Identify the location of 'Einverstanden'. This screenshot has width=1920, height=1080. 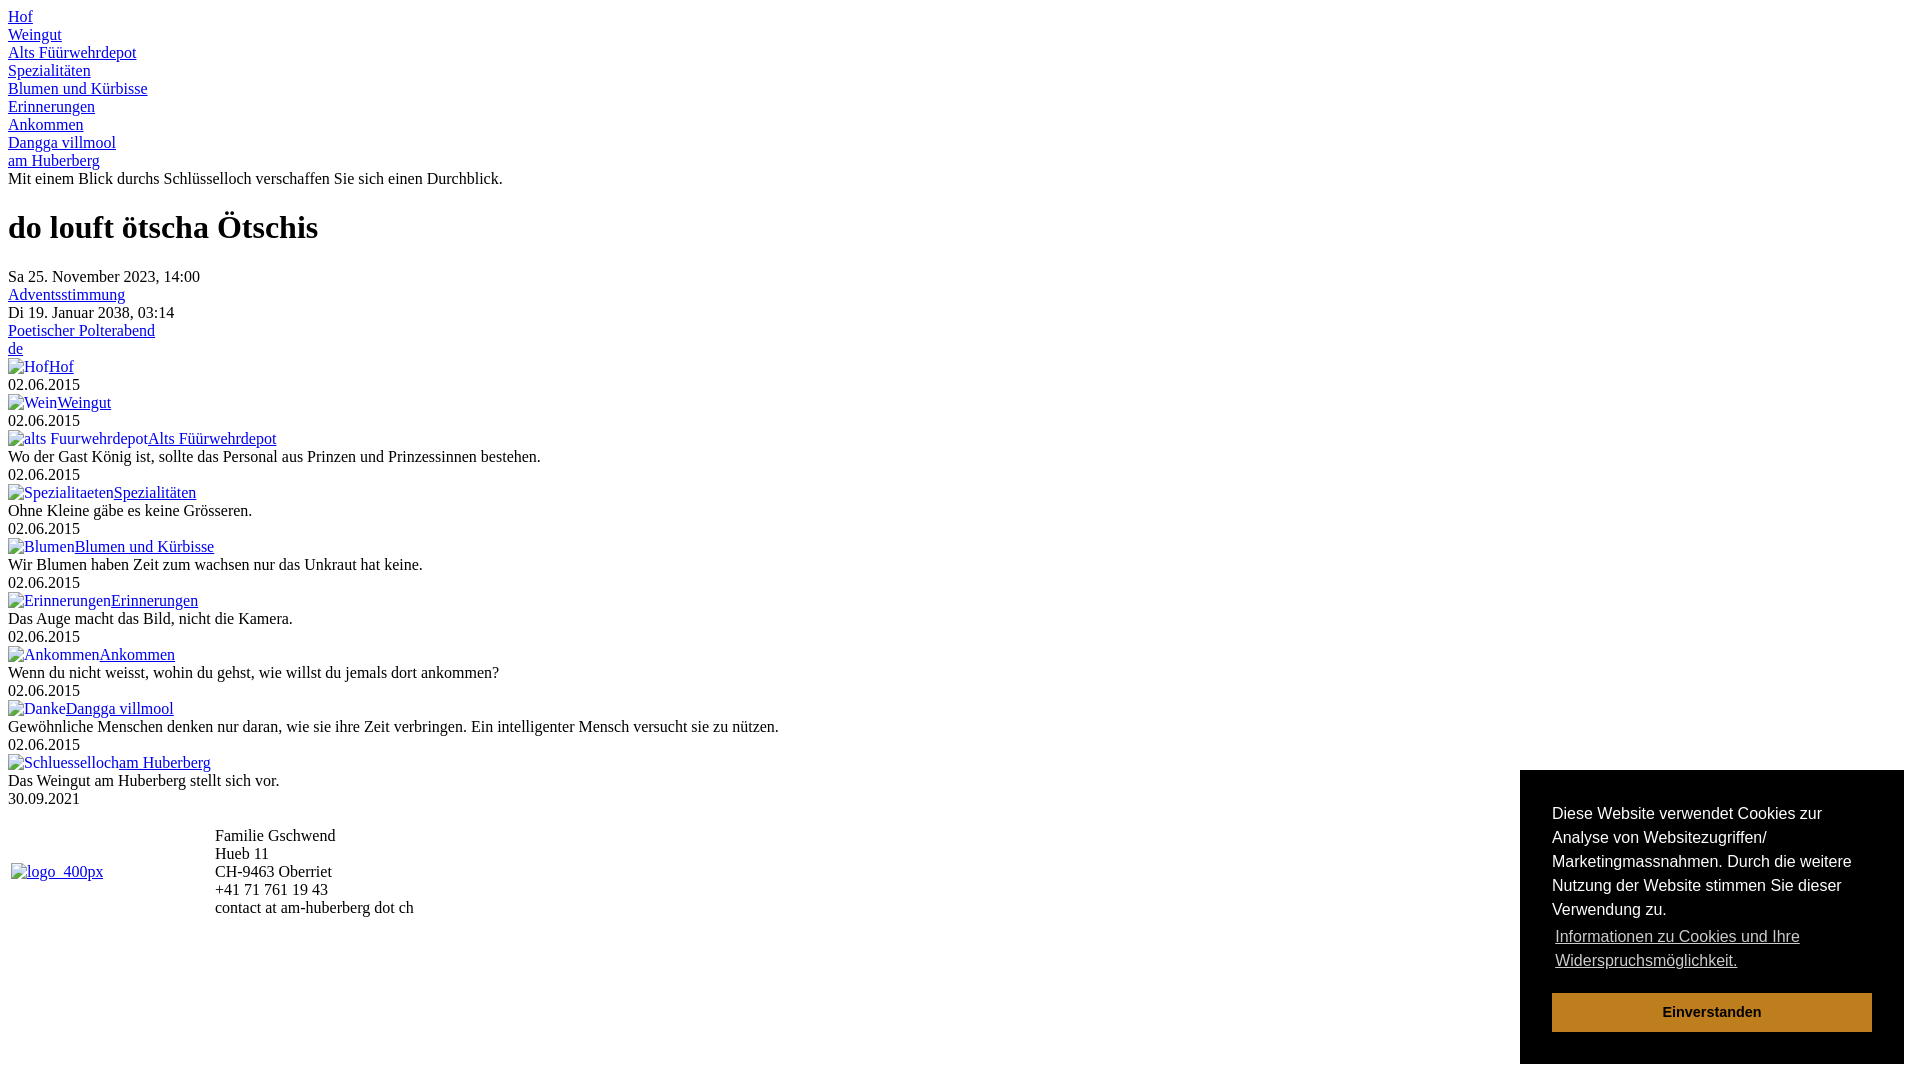
(1711, 1011).